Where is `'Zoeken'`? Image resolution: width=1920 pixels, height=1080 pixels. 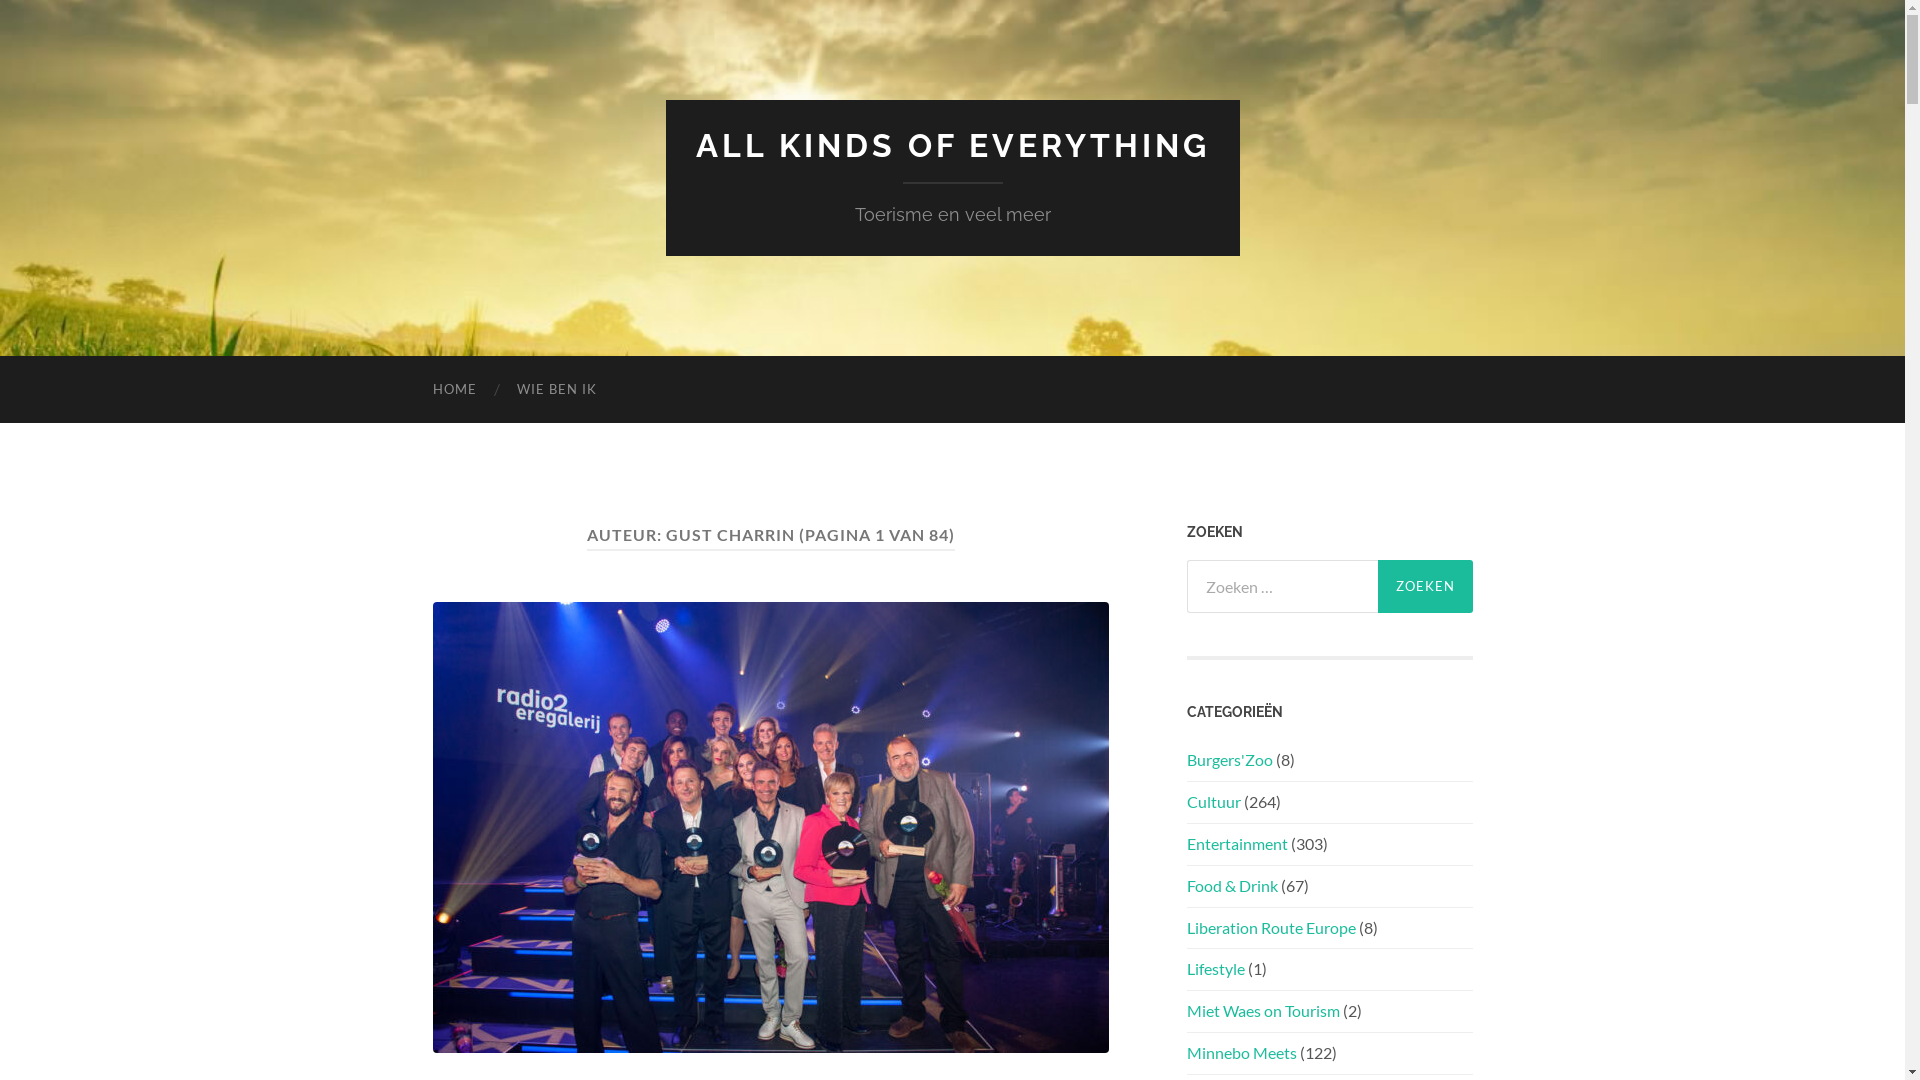
'Zoeken' is located at coordinates (1424, 585).